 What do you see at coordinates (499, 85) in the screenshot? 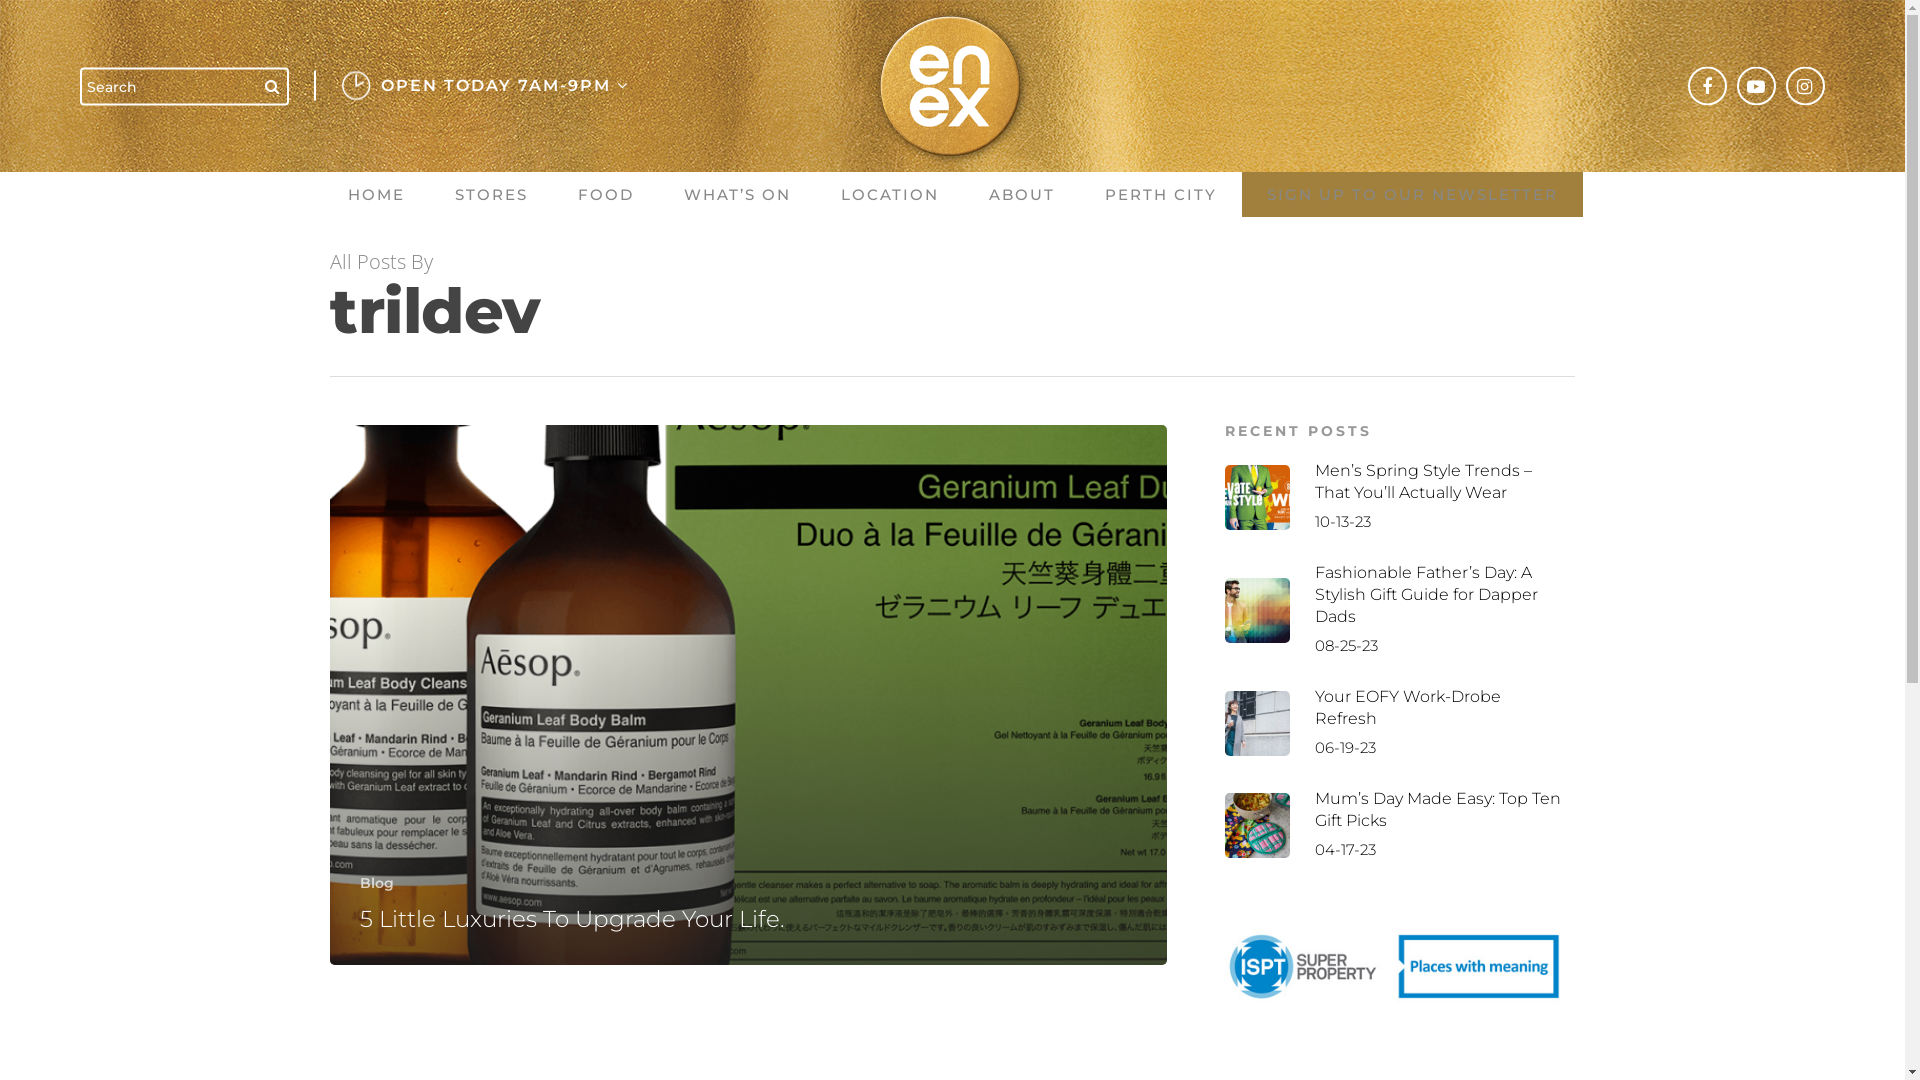
I see `'OPEN TODAY 7AM-9PM'` at bounding box center [499, 85].